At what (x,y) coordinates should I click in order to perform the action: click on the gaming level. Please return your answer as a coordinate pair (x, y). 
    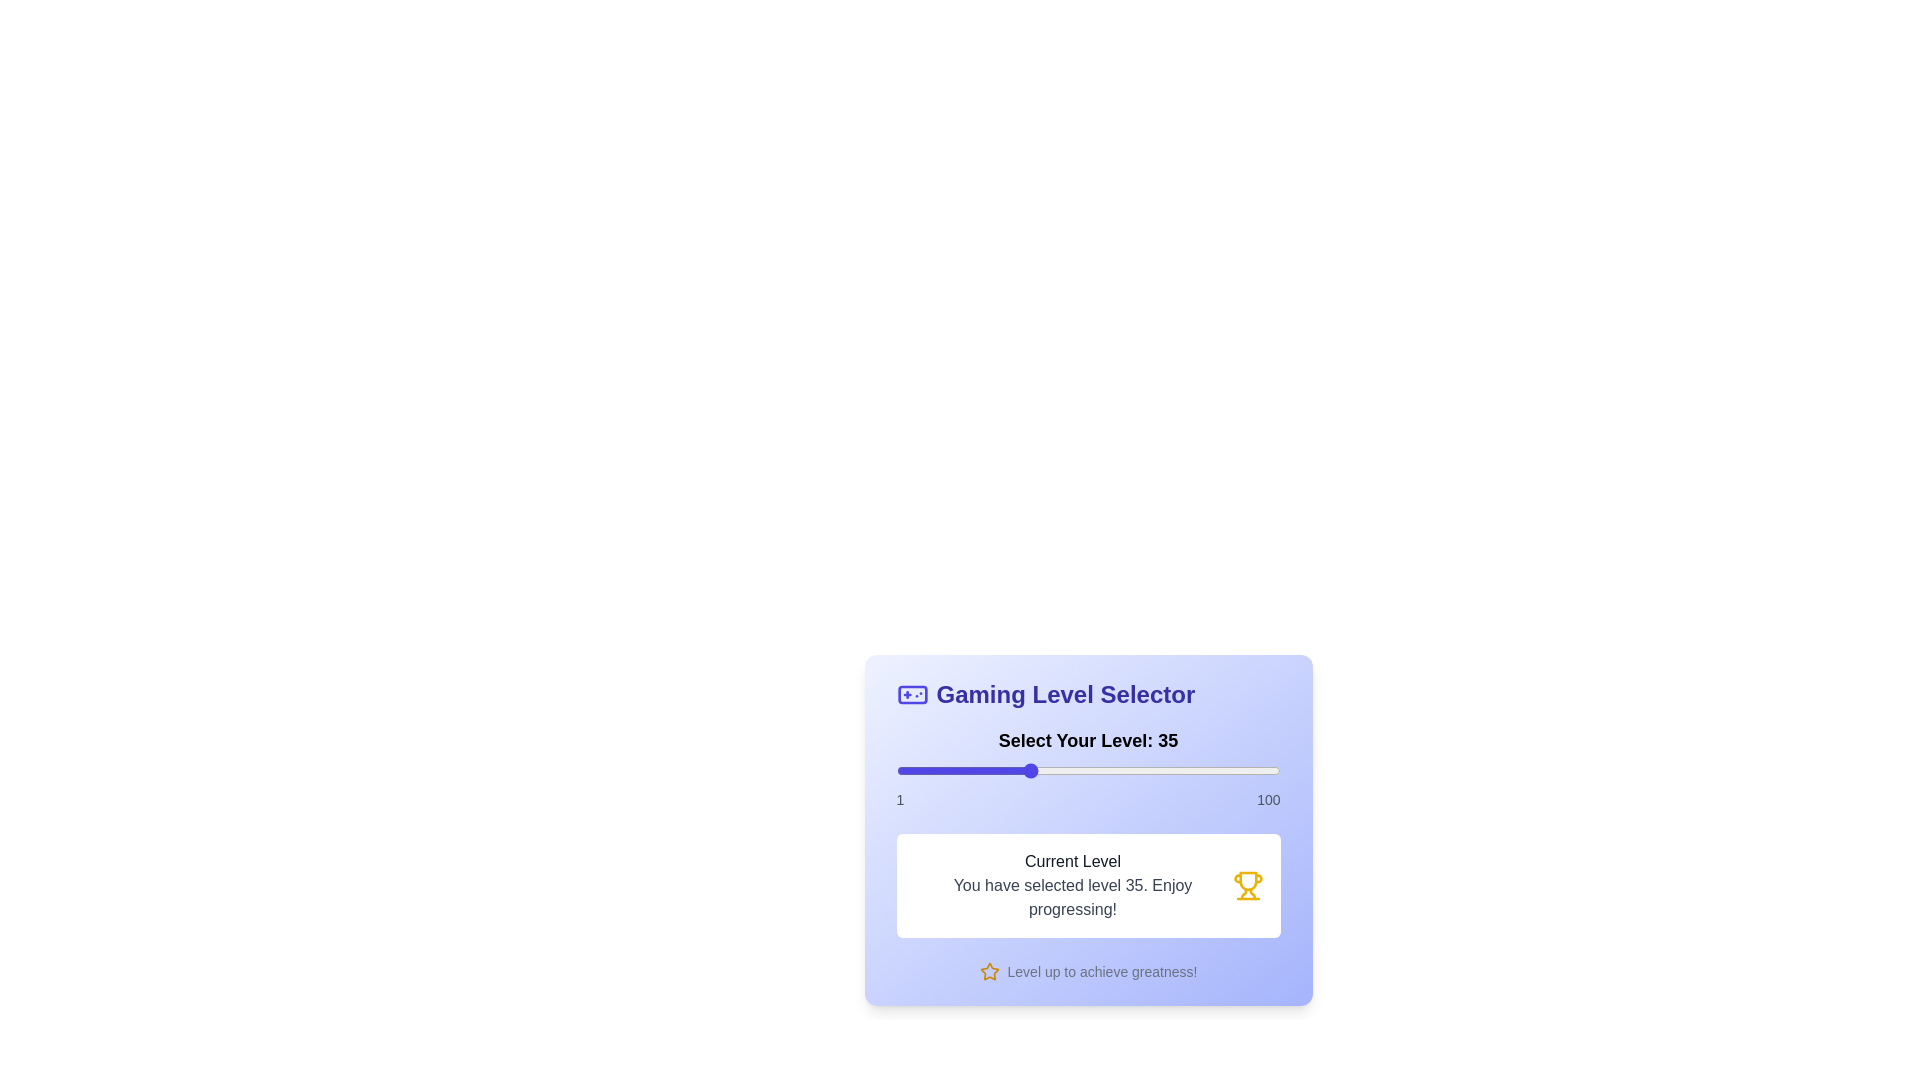
    Looking at the image, I should click on (1077, 770).